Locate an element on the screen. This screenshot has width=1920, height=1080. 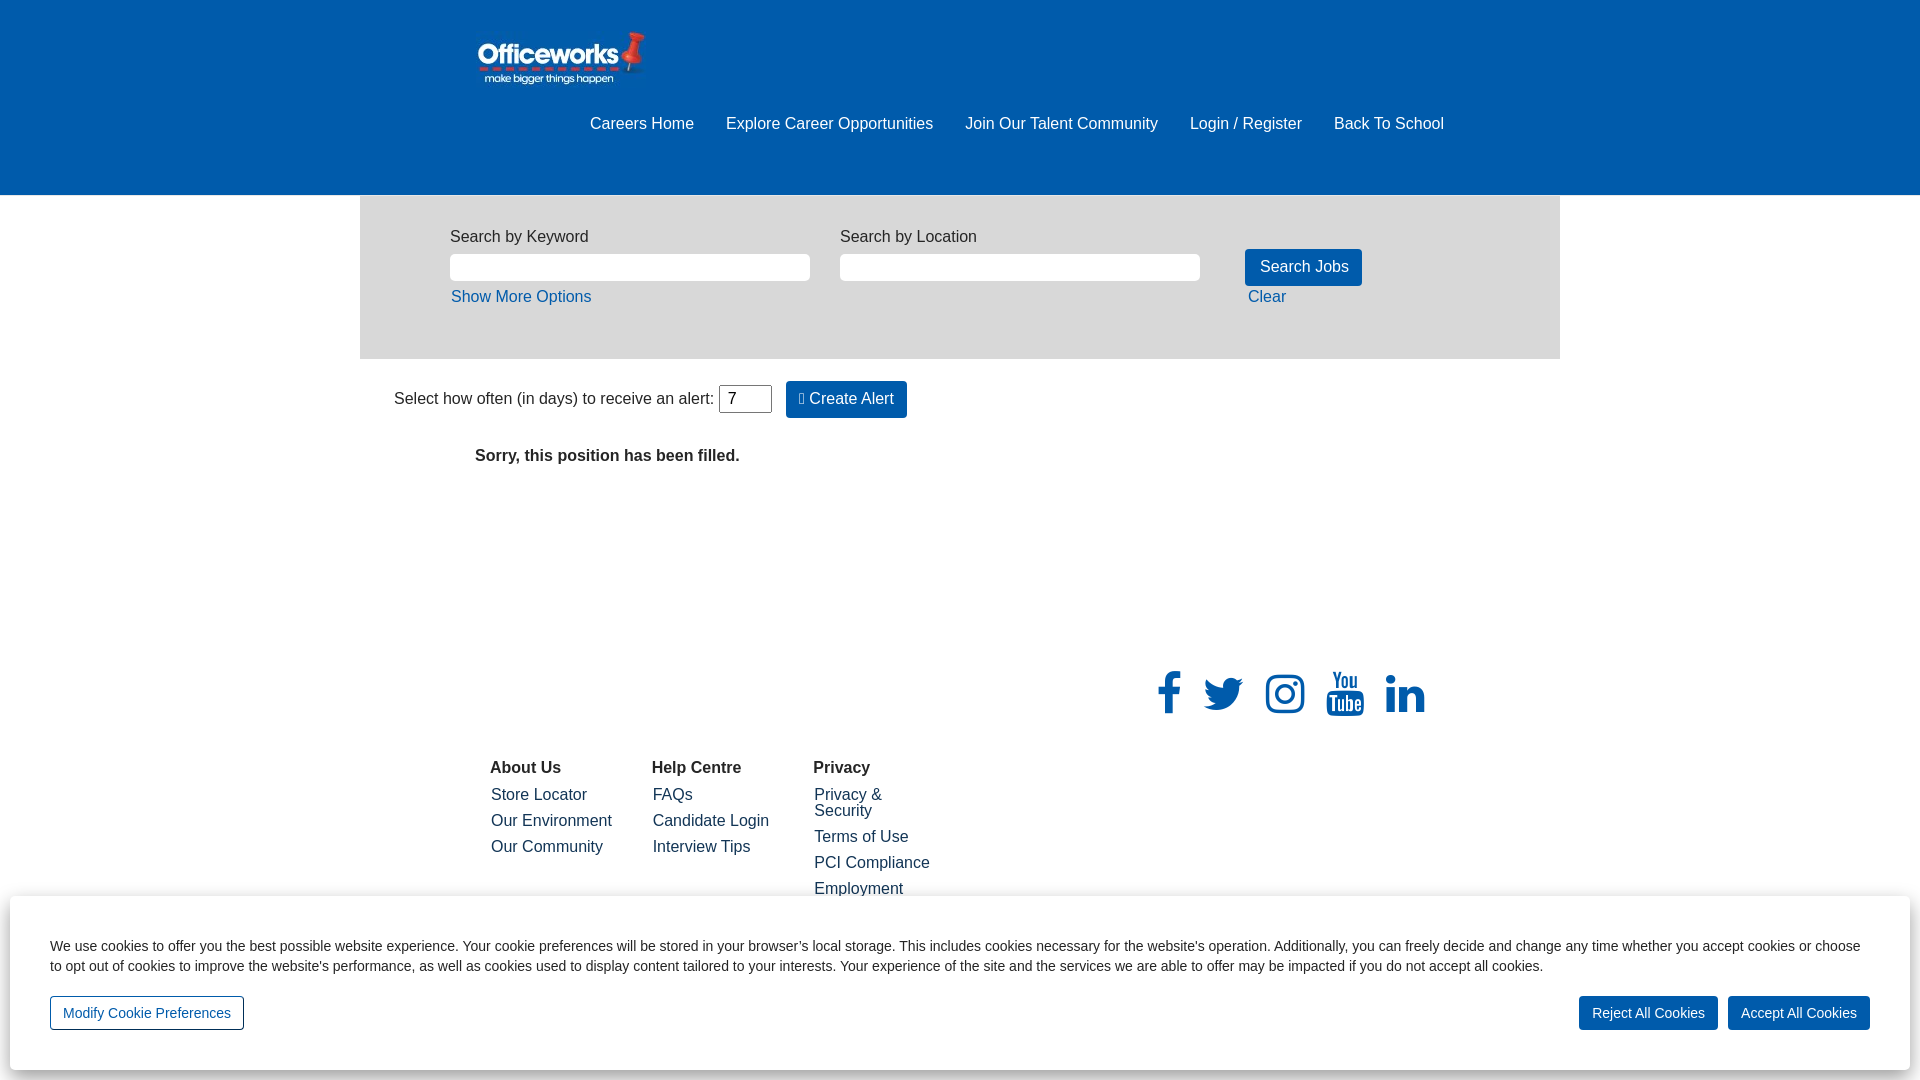
'Login / Register' is located at coordinates (1245, 124).